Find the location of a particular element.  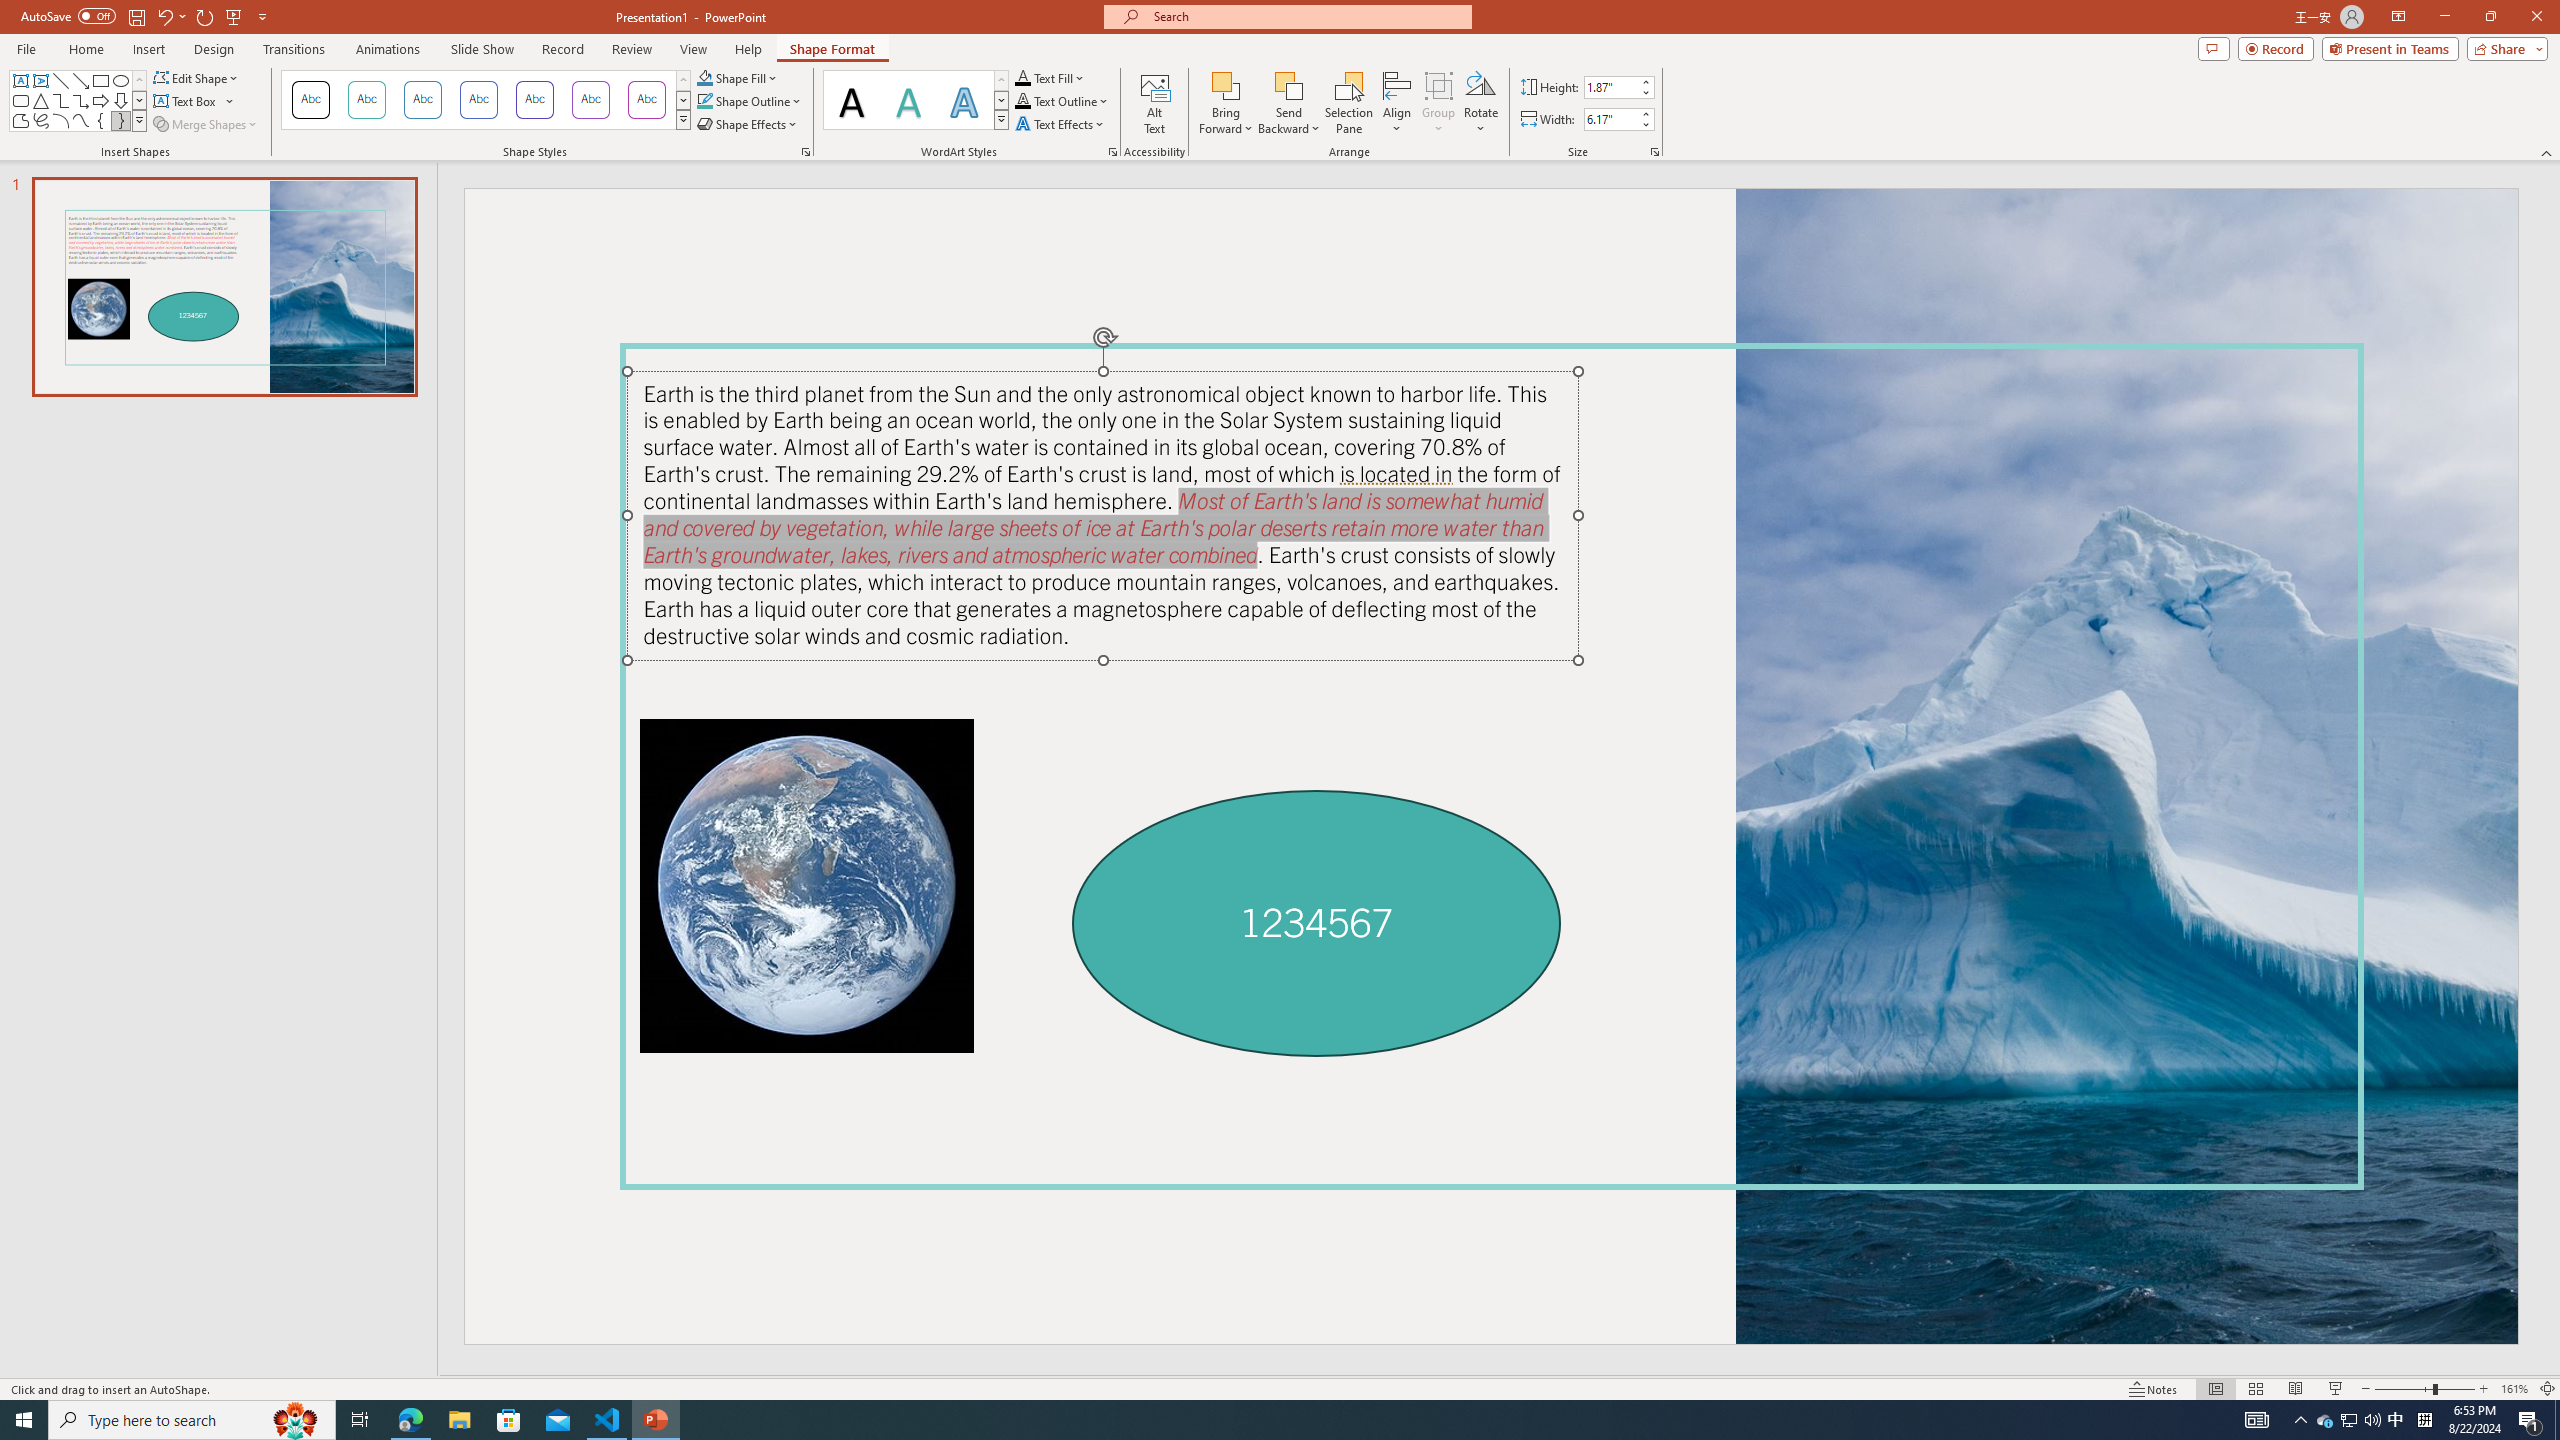

'Colored Outline - Purple, Accent 4' is located at coordinates (534, 99).